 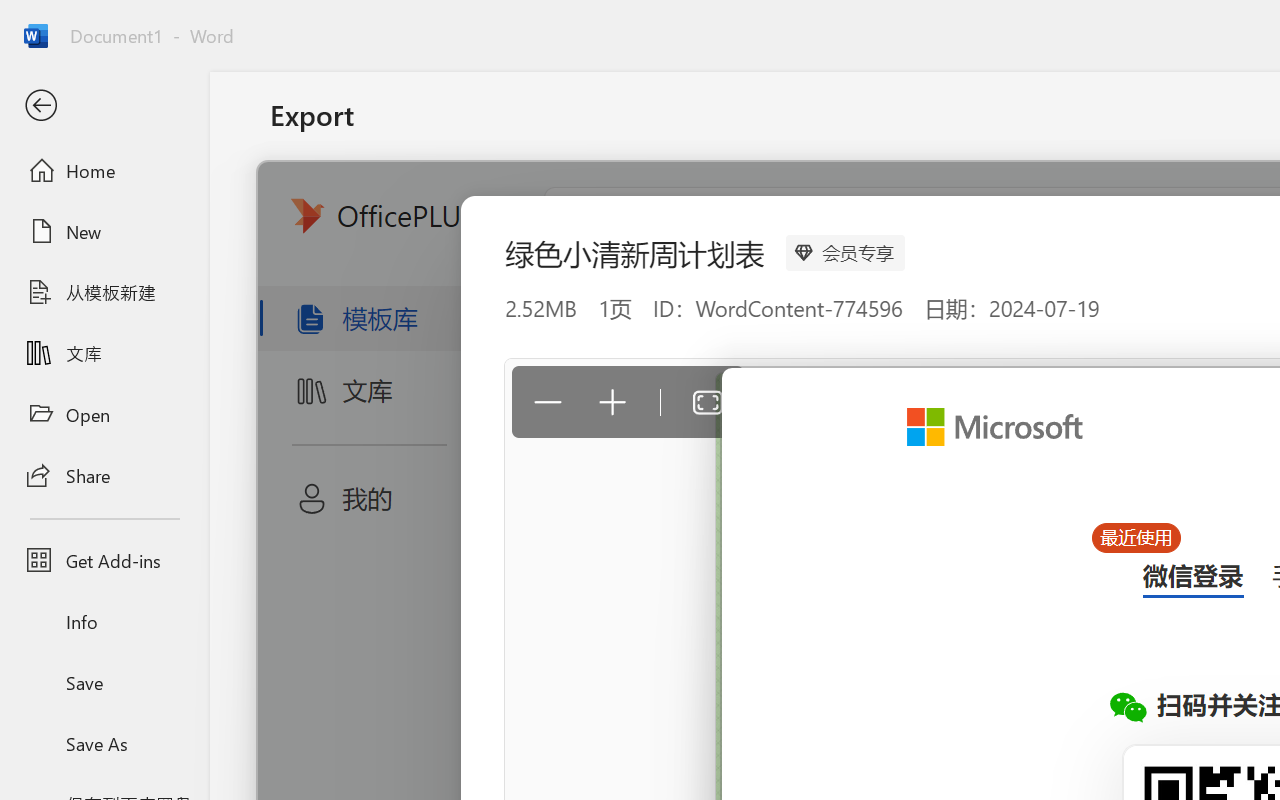 What do you see at coordinates (103, 231) in the screenshot?
I see `'New'` at bounding box center [103, 231].